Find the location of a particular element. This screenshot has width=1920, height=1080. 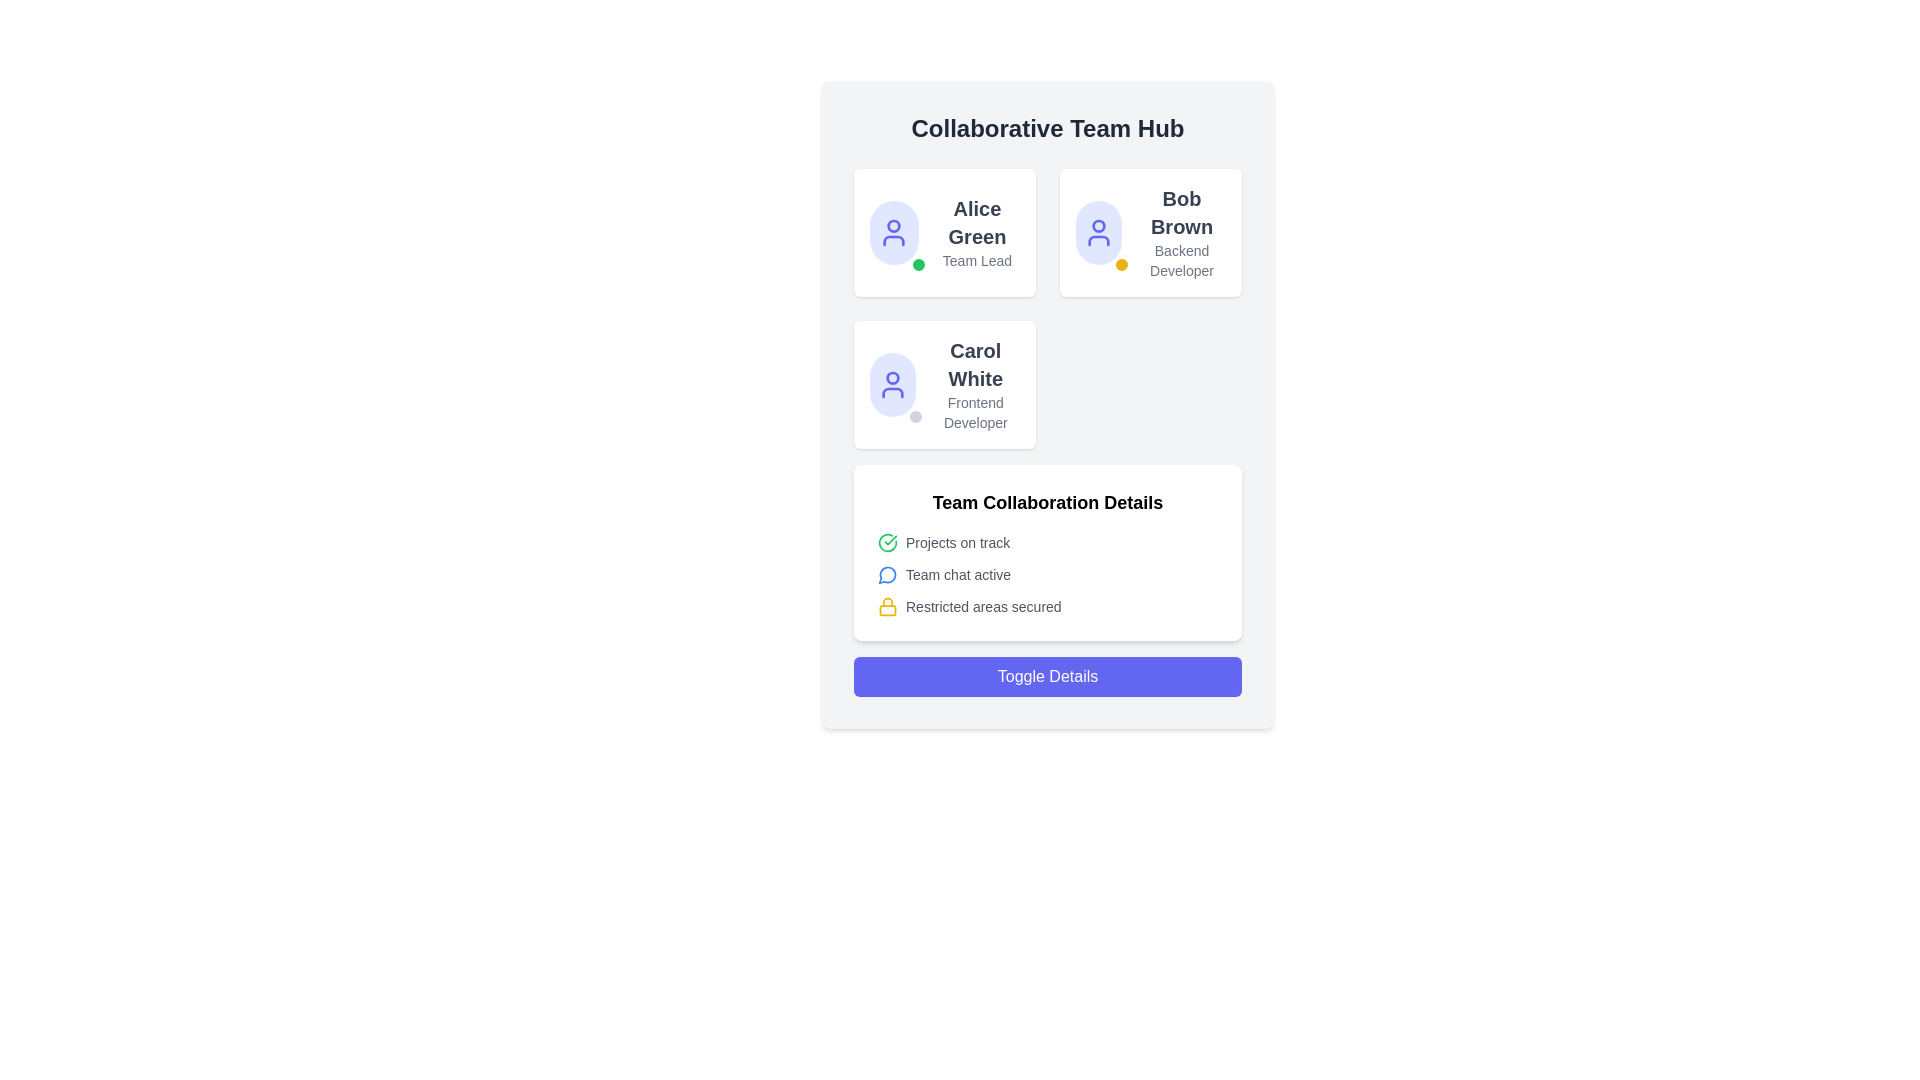

displayed name 'Bob Brown' from the static text label in the second employee card located in the top-right quadrant of the user interface is located at coordinates (1181, 212).